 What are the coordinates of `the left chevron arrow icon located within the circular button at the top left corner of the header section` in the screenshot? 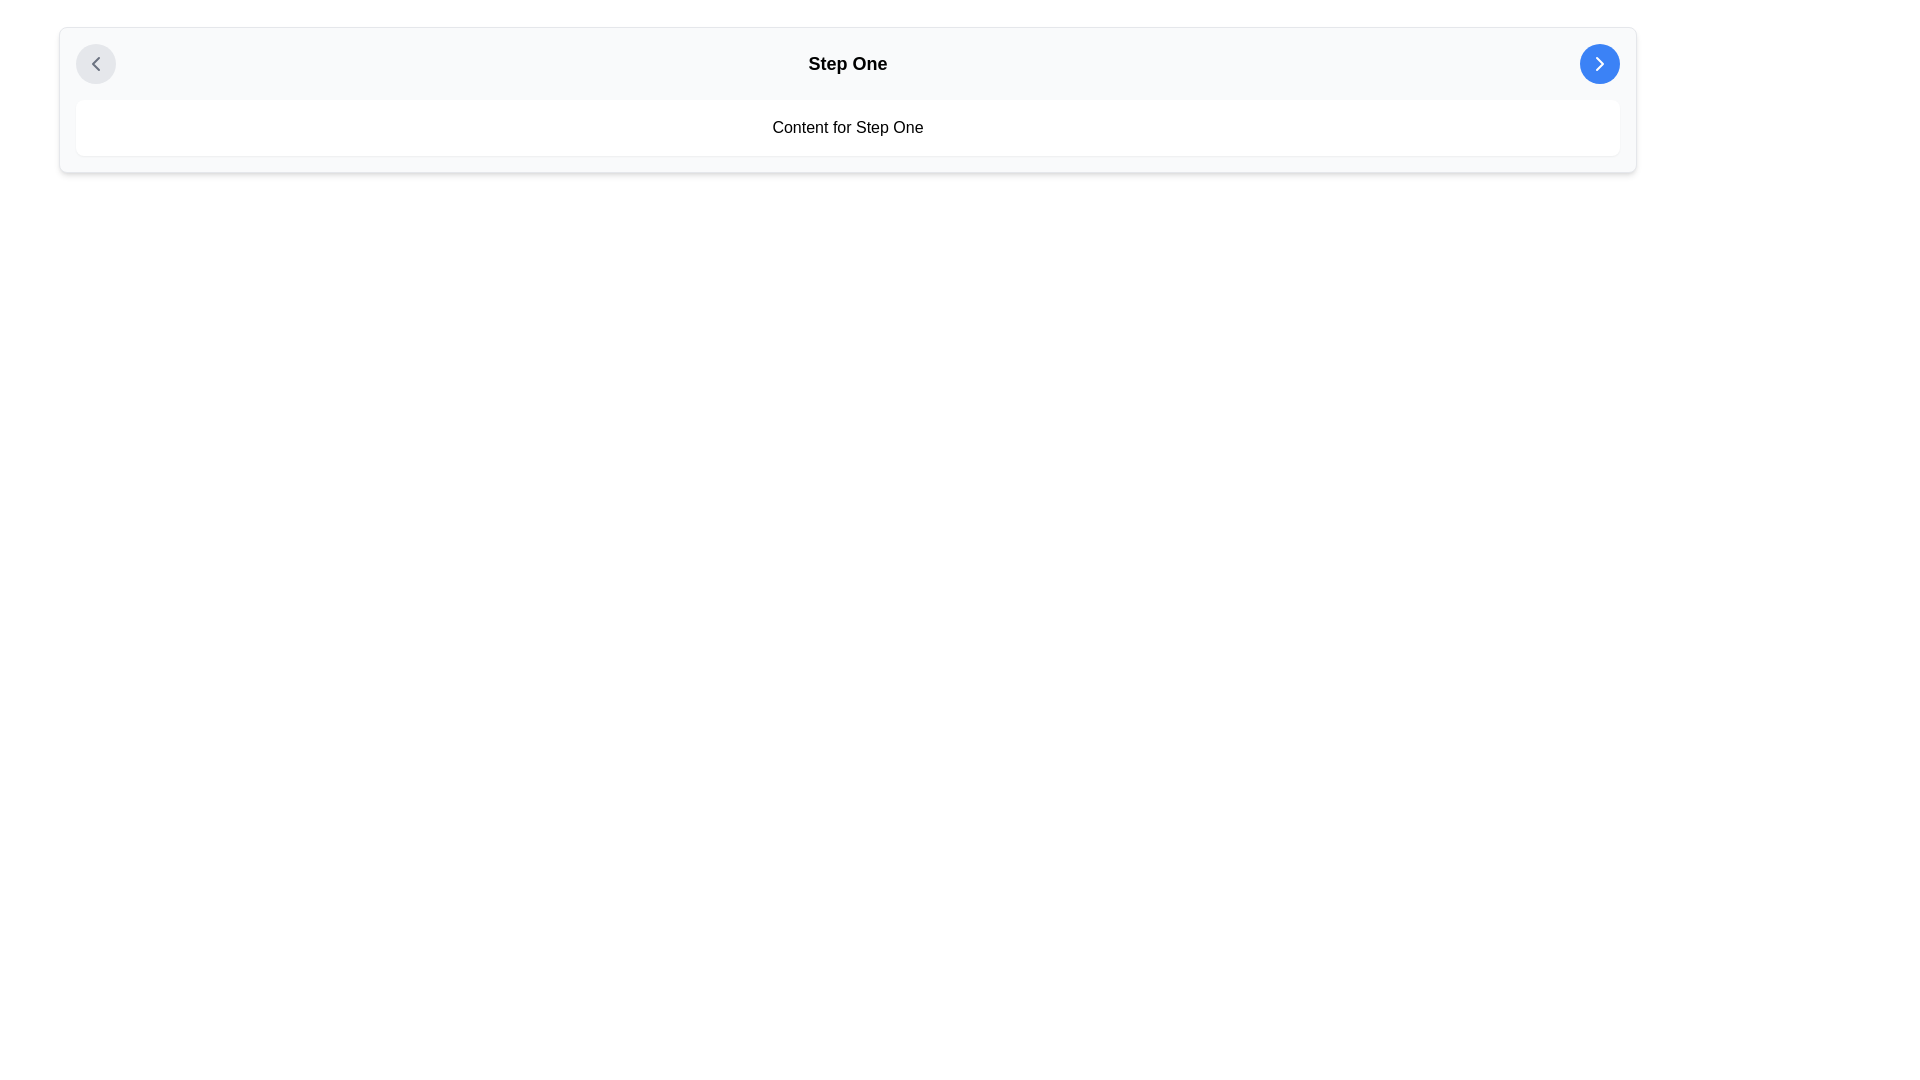 It's located at (95, 63).